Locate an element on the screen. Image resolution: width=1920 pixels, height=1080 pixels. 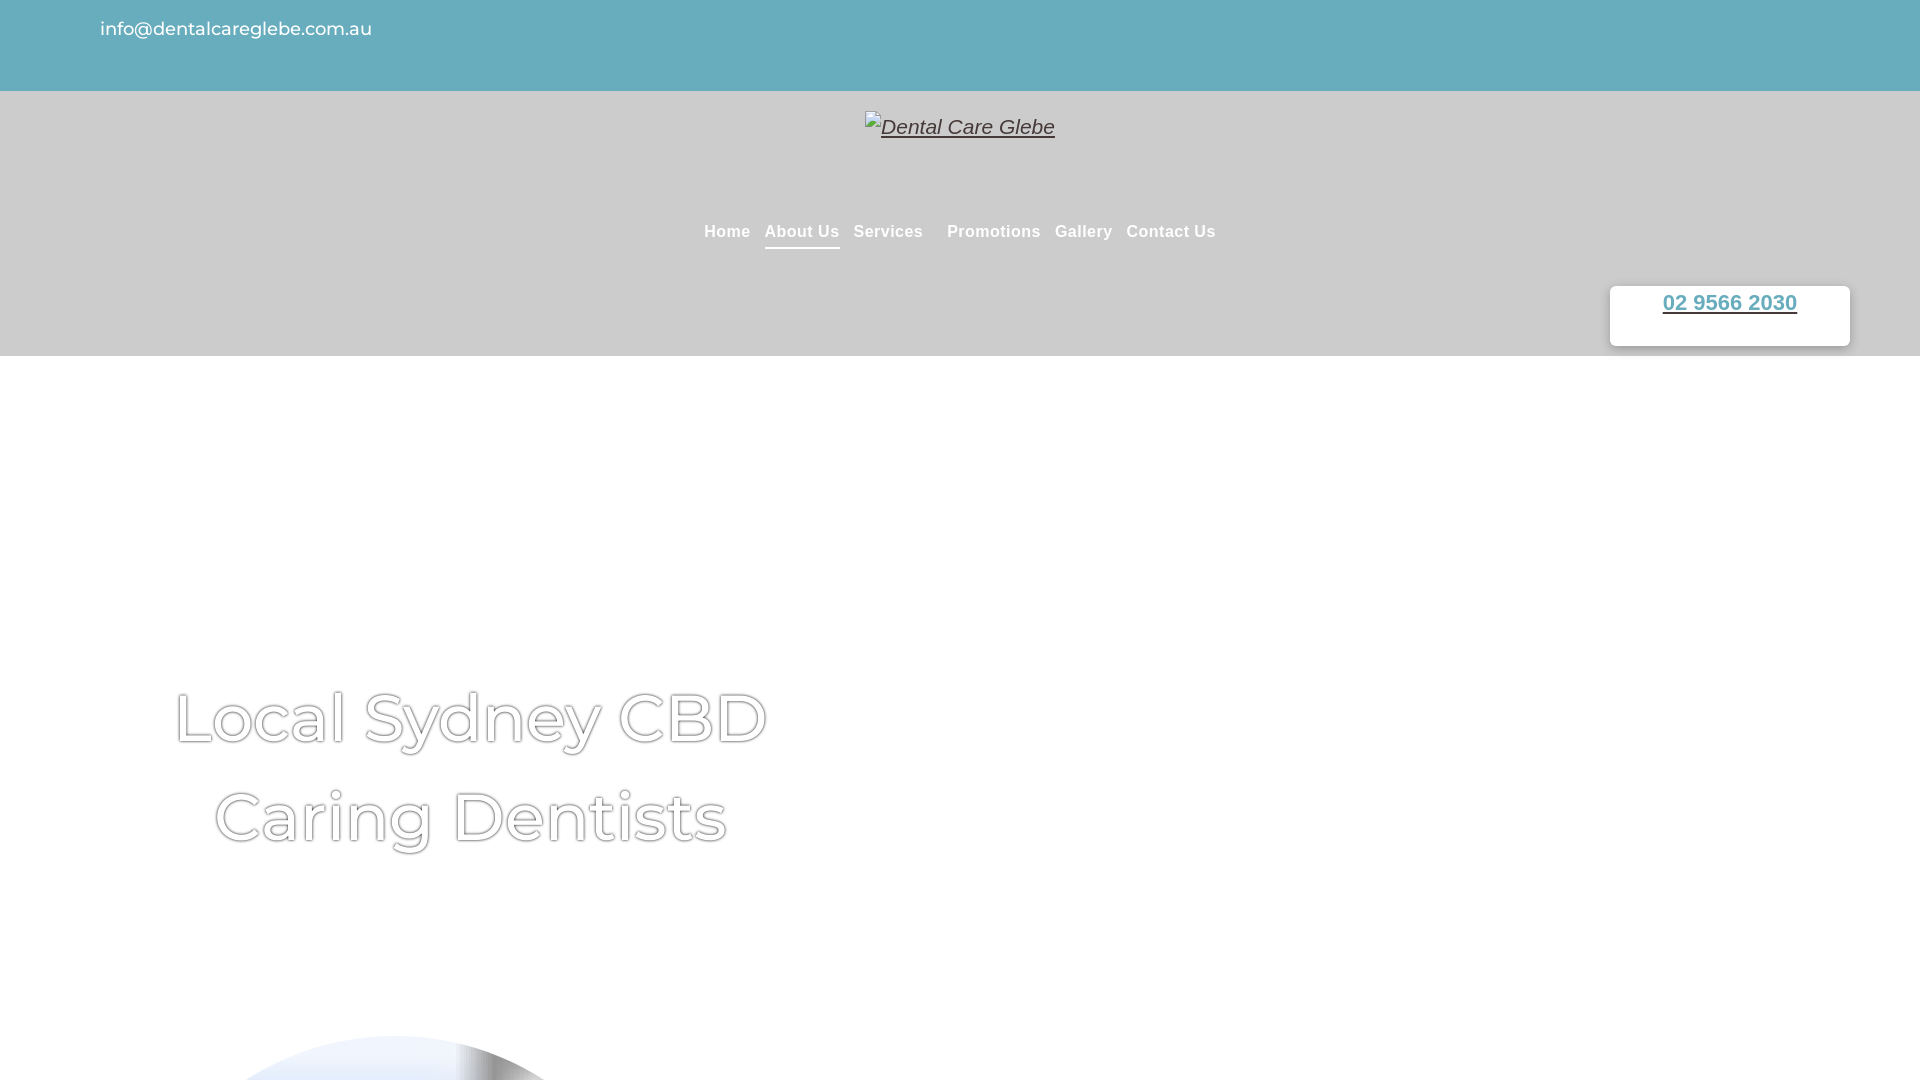
'About Us' is located at coordinates (757, 230).